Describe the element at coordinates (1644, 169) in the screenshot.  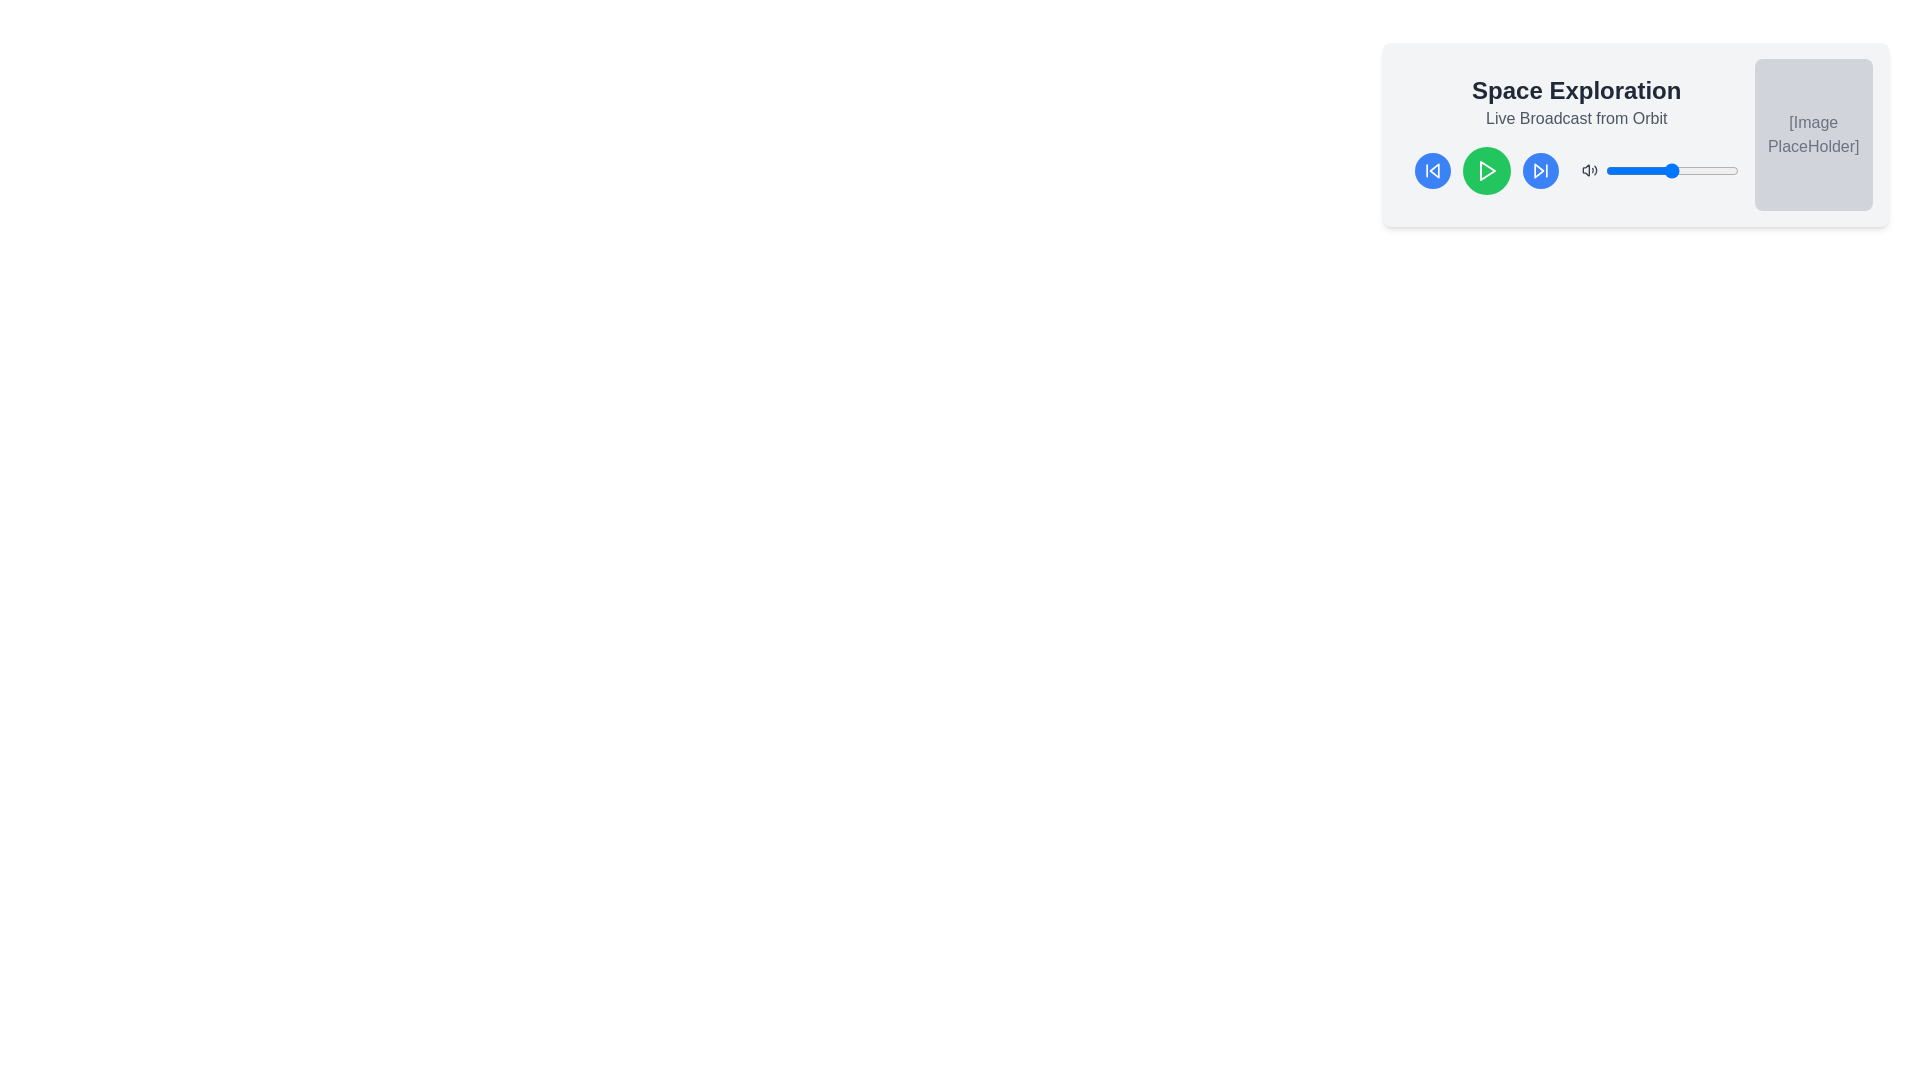
I see `the slider value` at that location.